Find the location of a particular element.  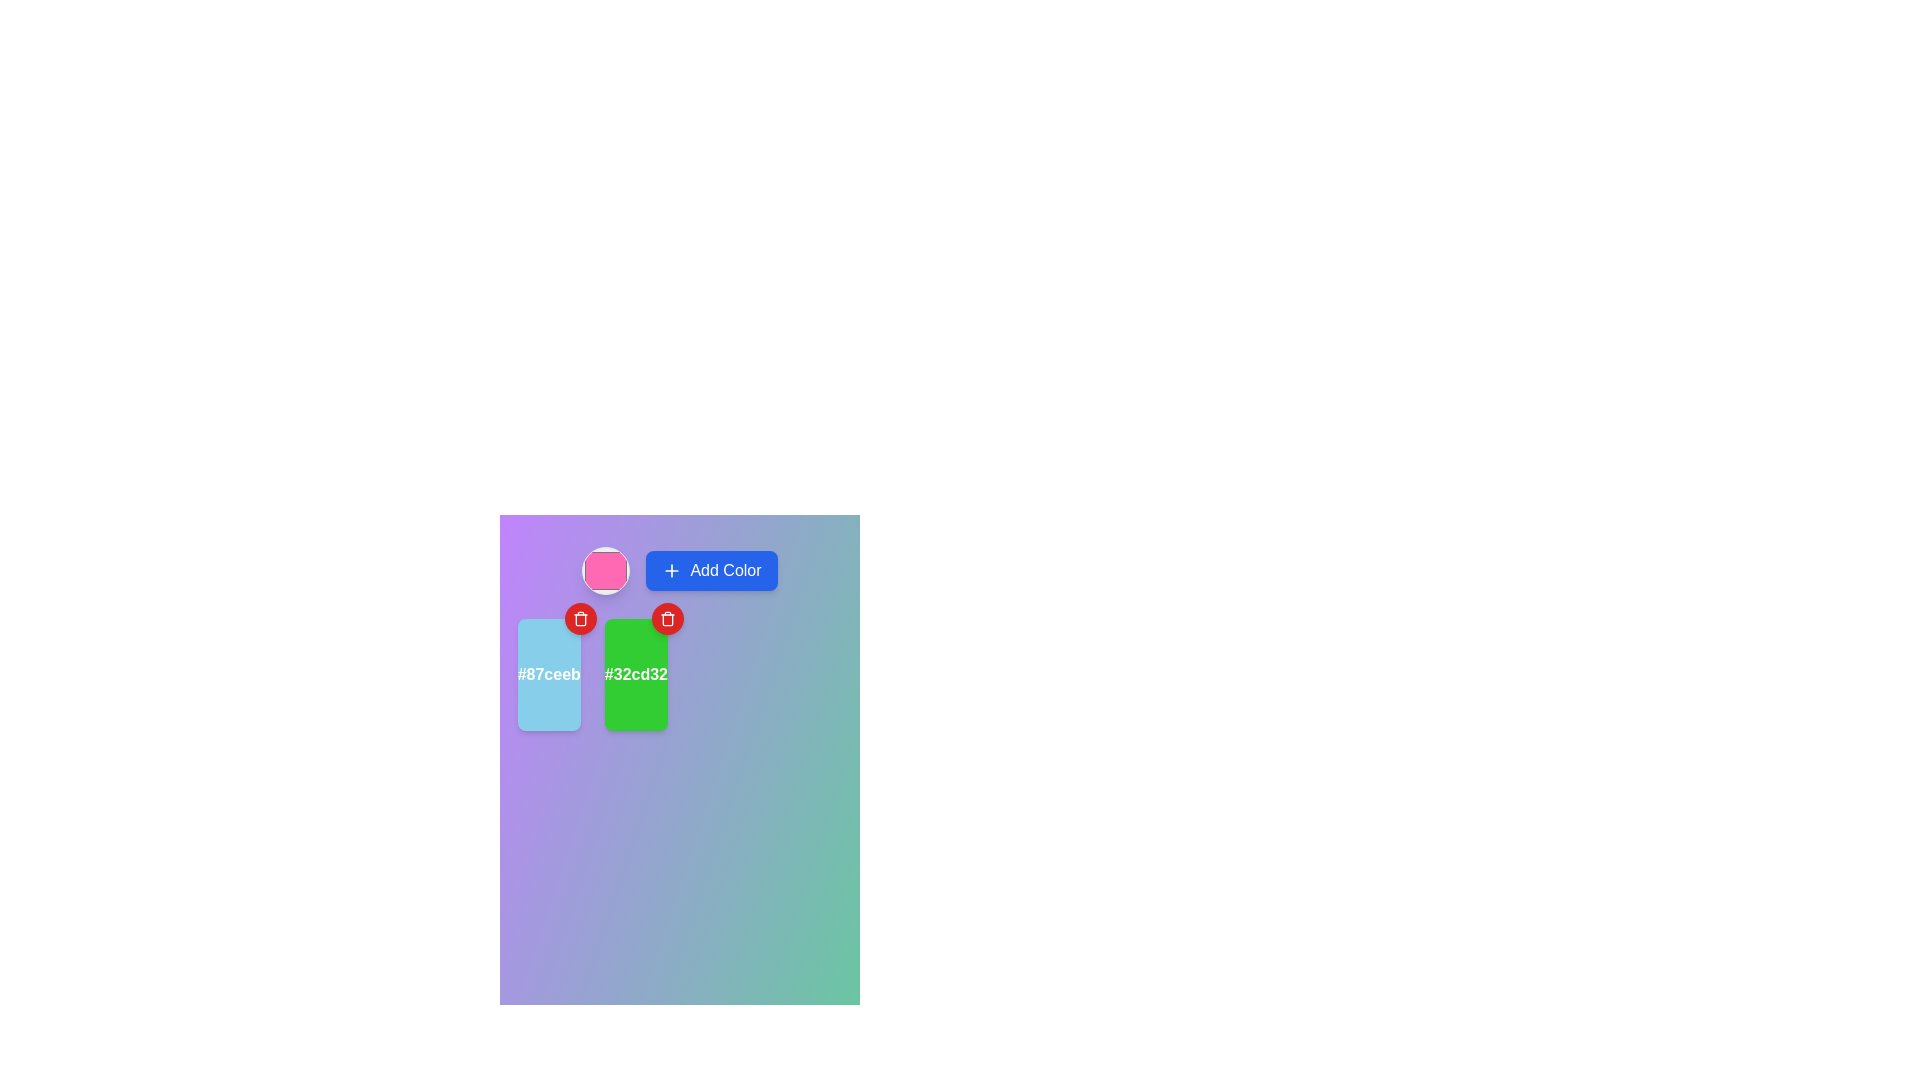

the pink circular color preview located to the left within the color selection group is located at coordinates (680, 570).